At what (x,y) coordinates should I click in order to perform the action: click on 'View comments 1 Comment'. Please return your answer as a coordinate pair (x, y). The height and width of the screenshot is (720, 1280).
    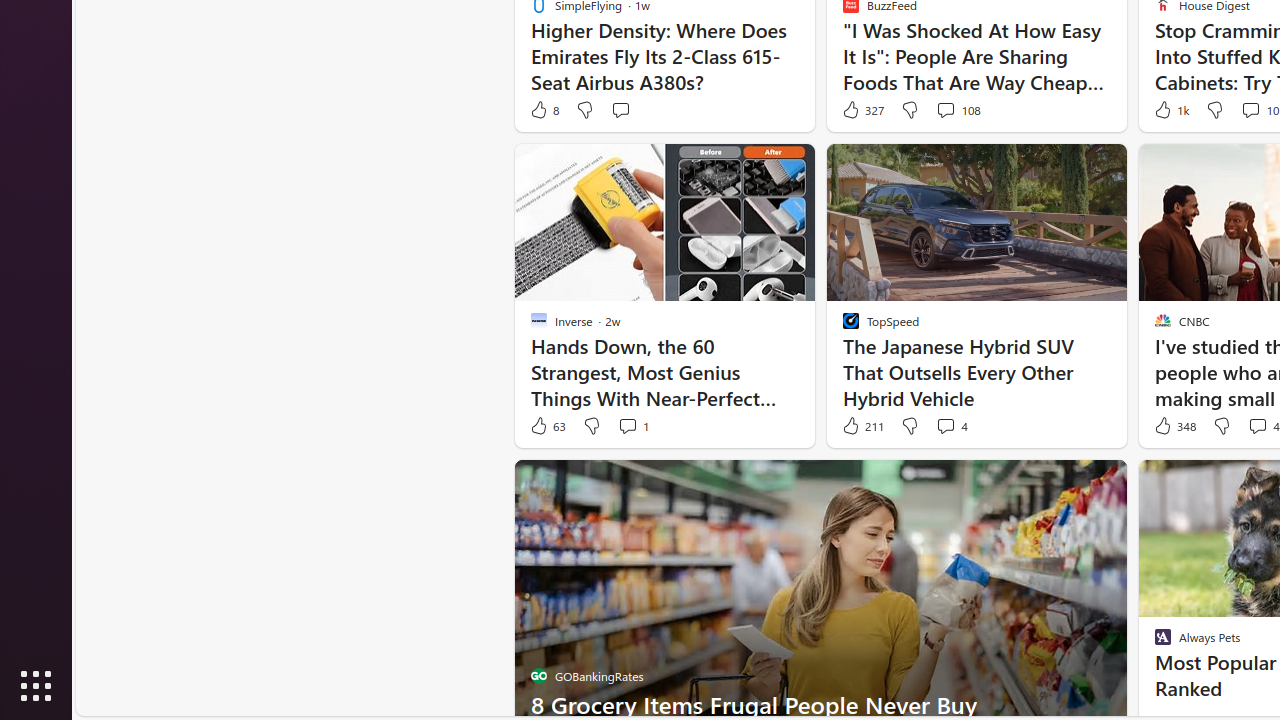
    Looking at the image, I should click on (626, 425).